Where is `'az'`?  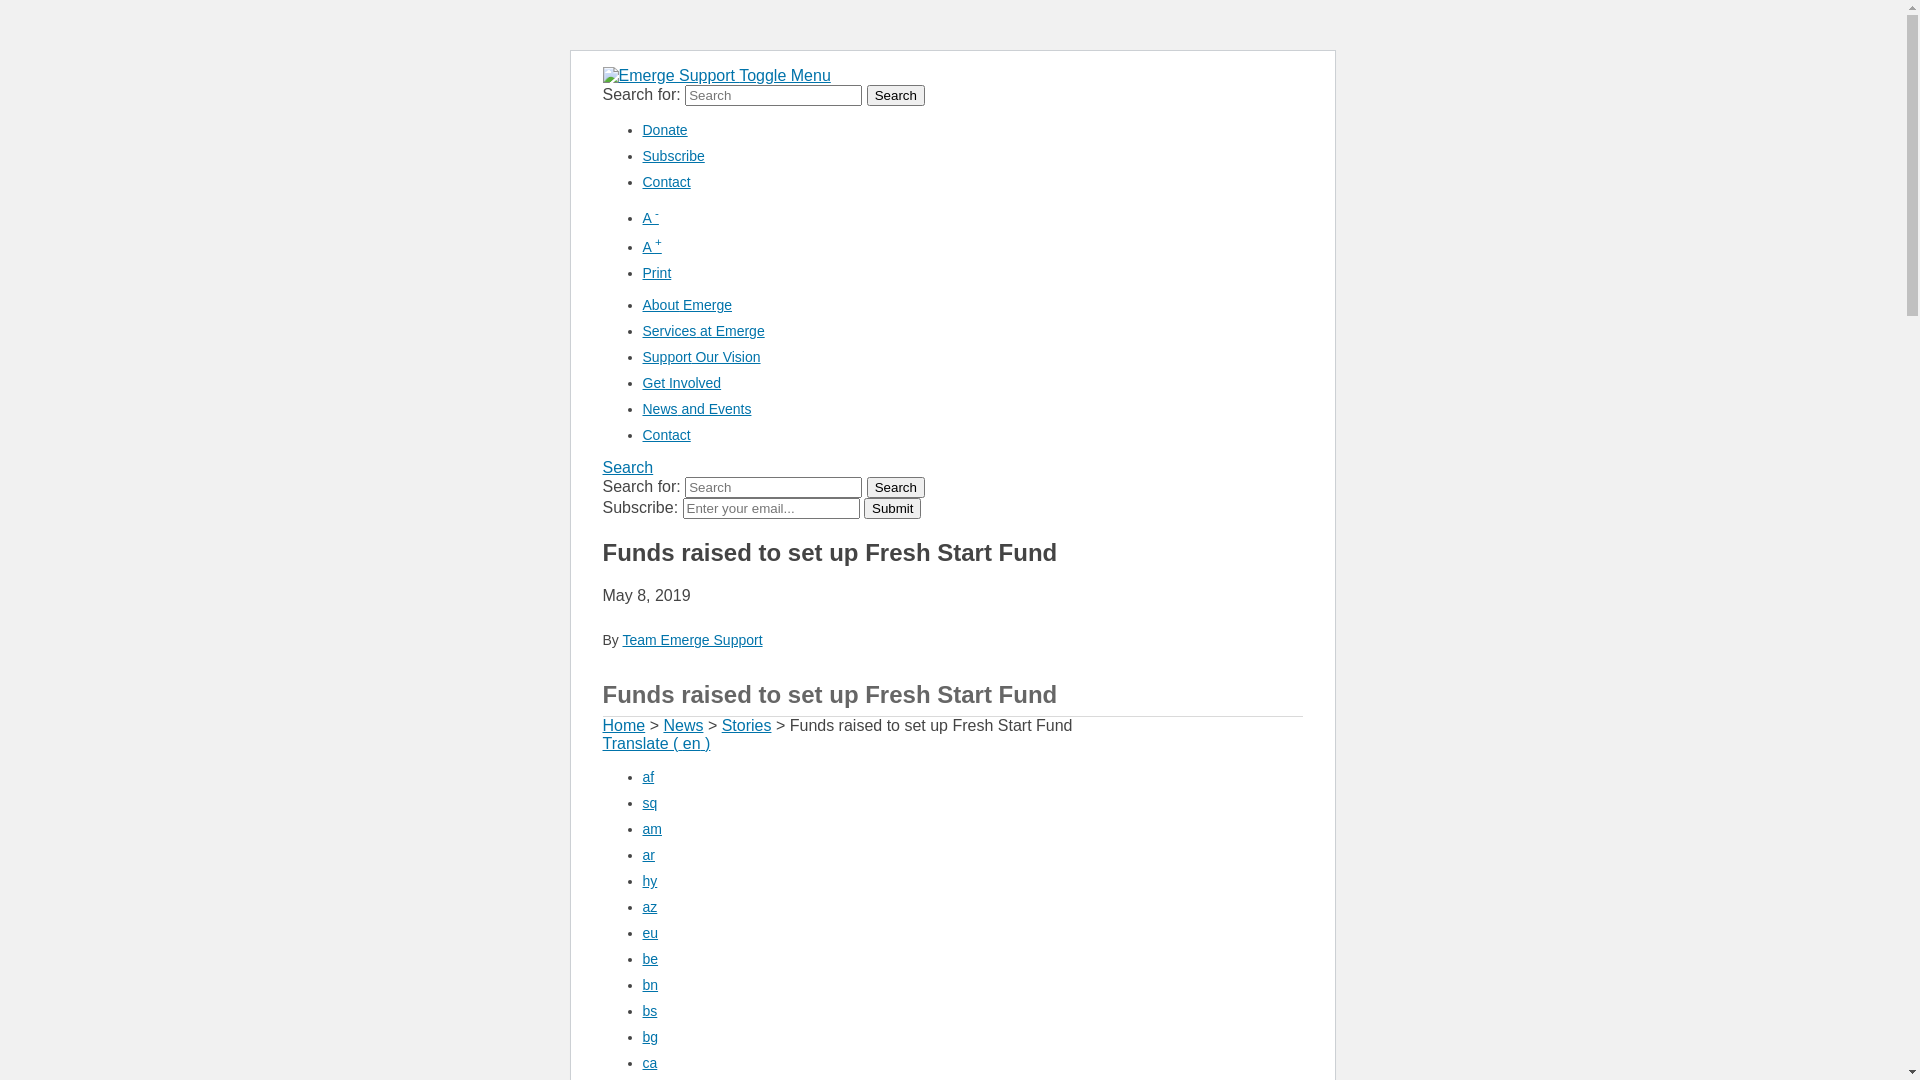 'az' is located at coordinates (649, 906).